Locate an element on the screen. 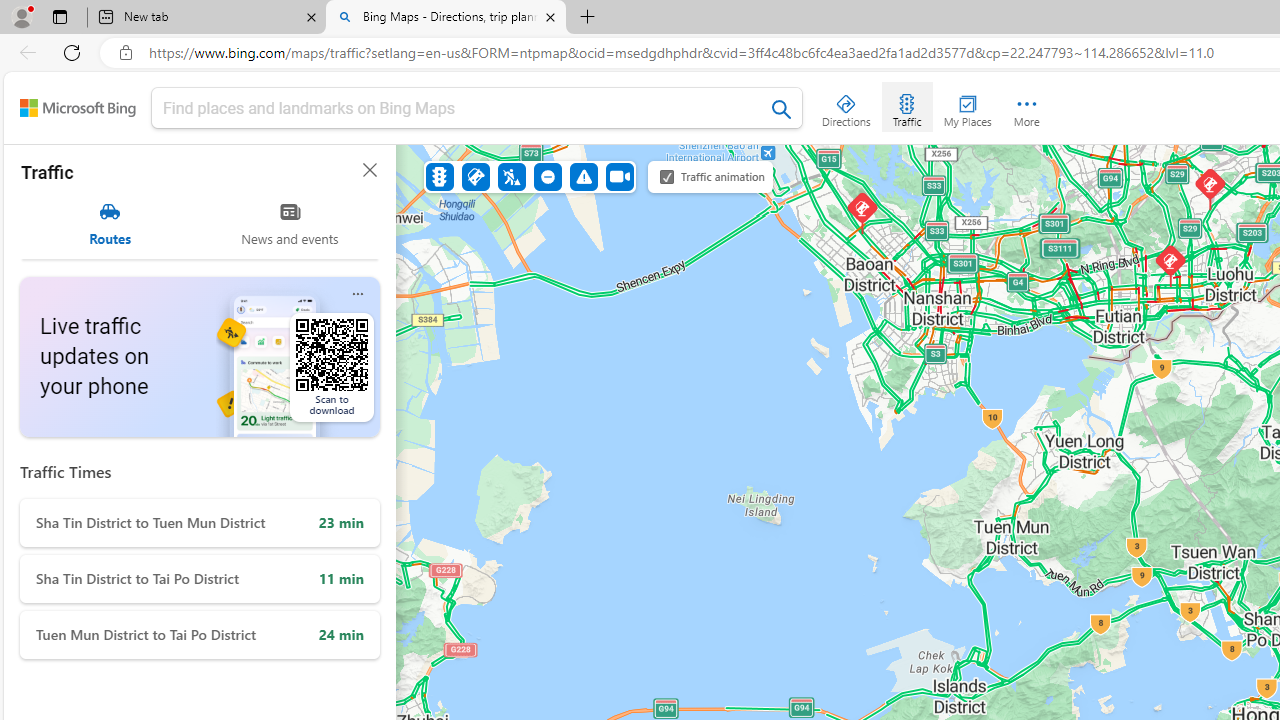 This screenshot has height=720, width=1280. 'More' is located at coordinates (1026, 106).